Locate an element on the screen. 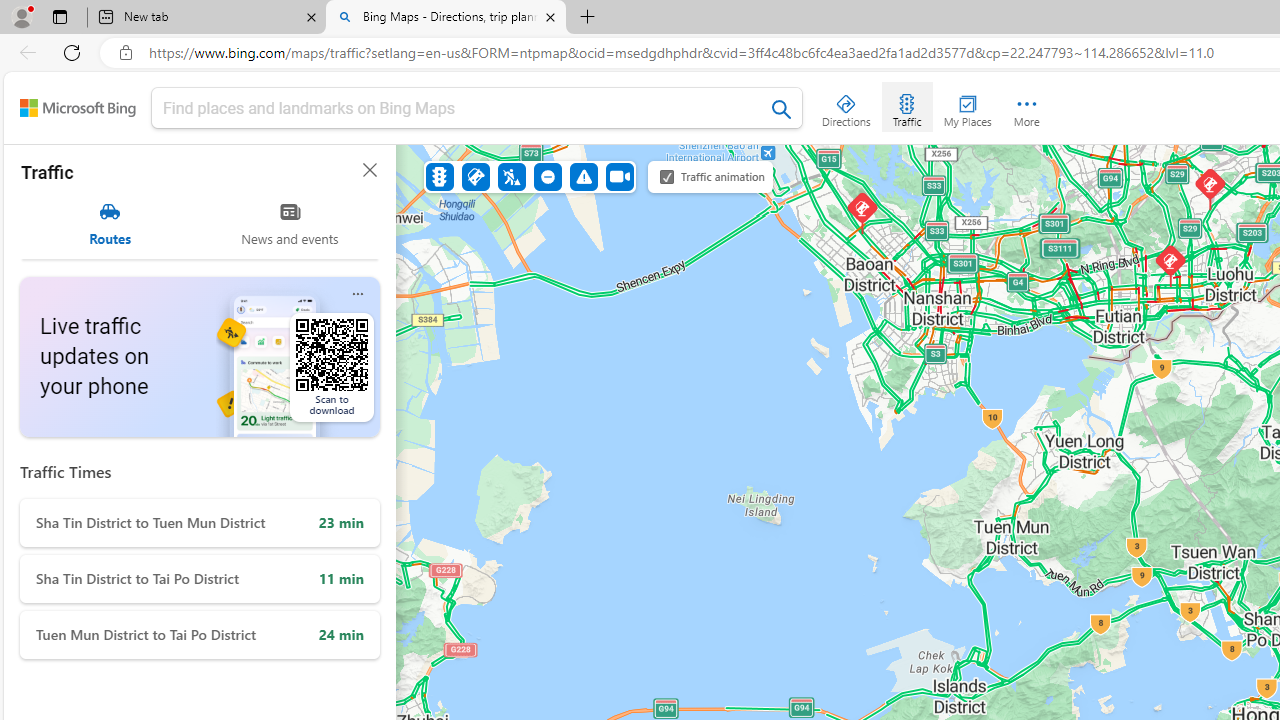 This screenshot has height=720, width=1280. 'More' is located at coordinates (1026, 106).